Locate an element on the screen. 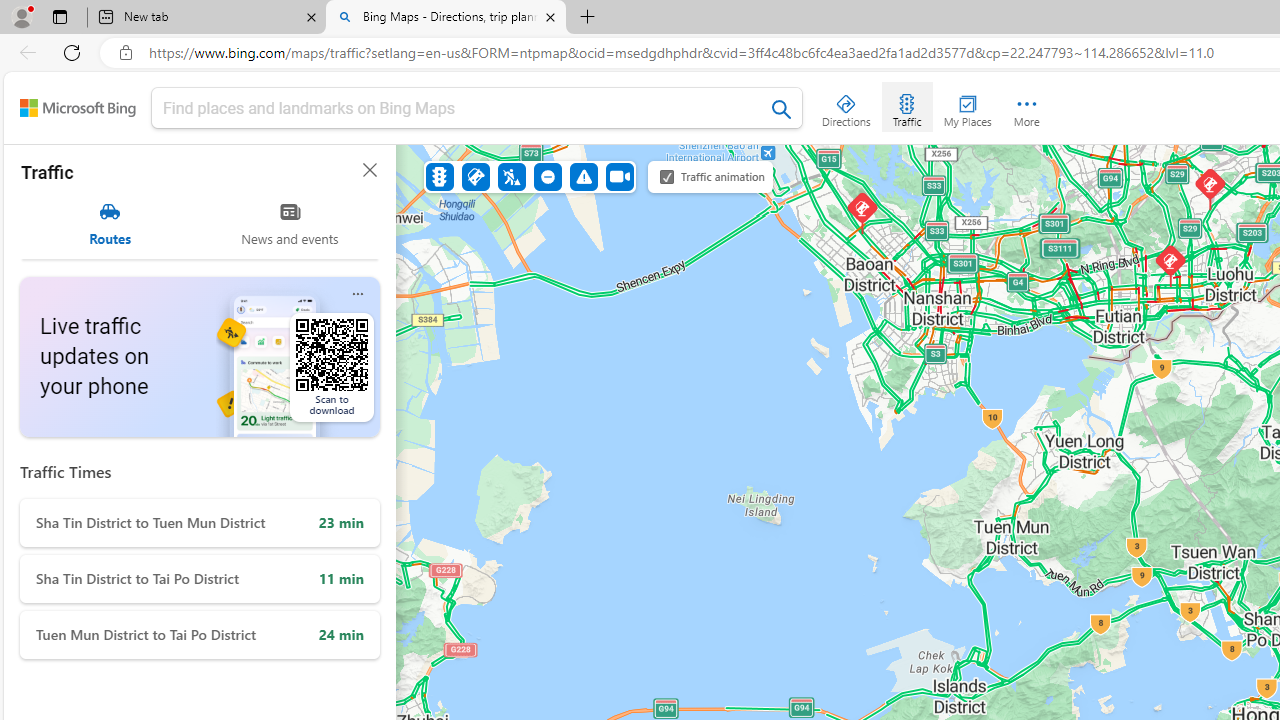 This screenshot has height=720, width=1280. 'More' is located at coordinates (1026, 106).